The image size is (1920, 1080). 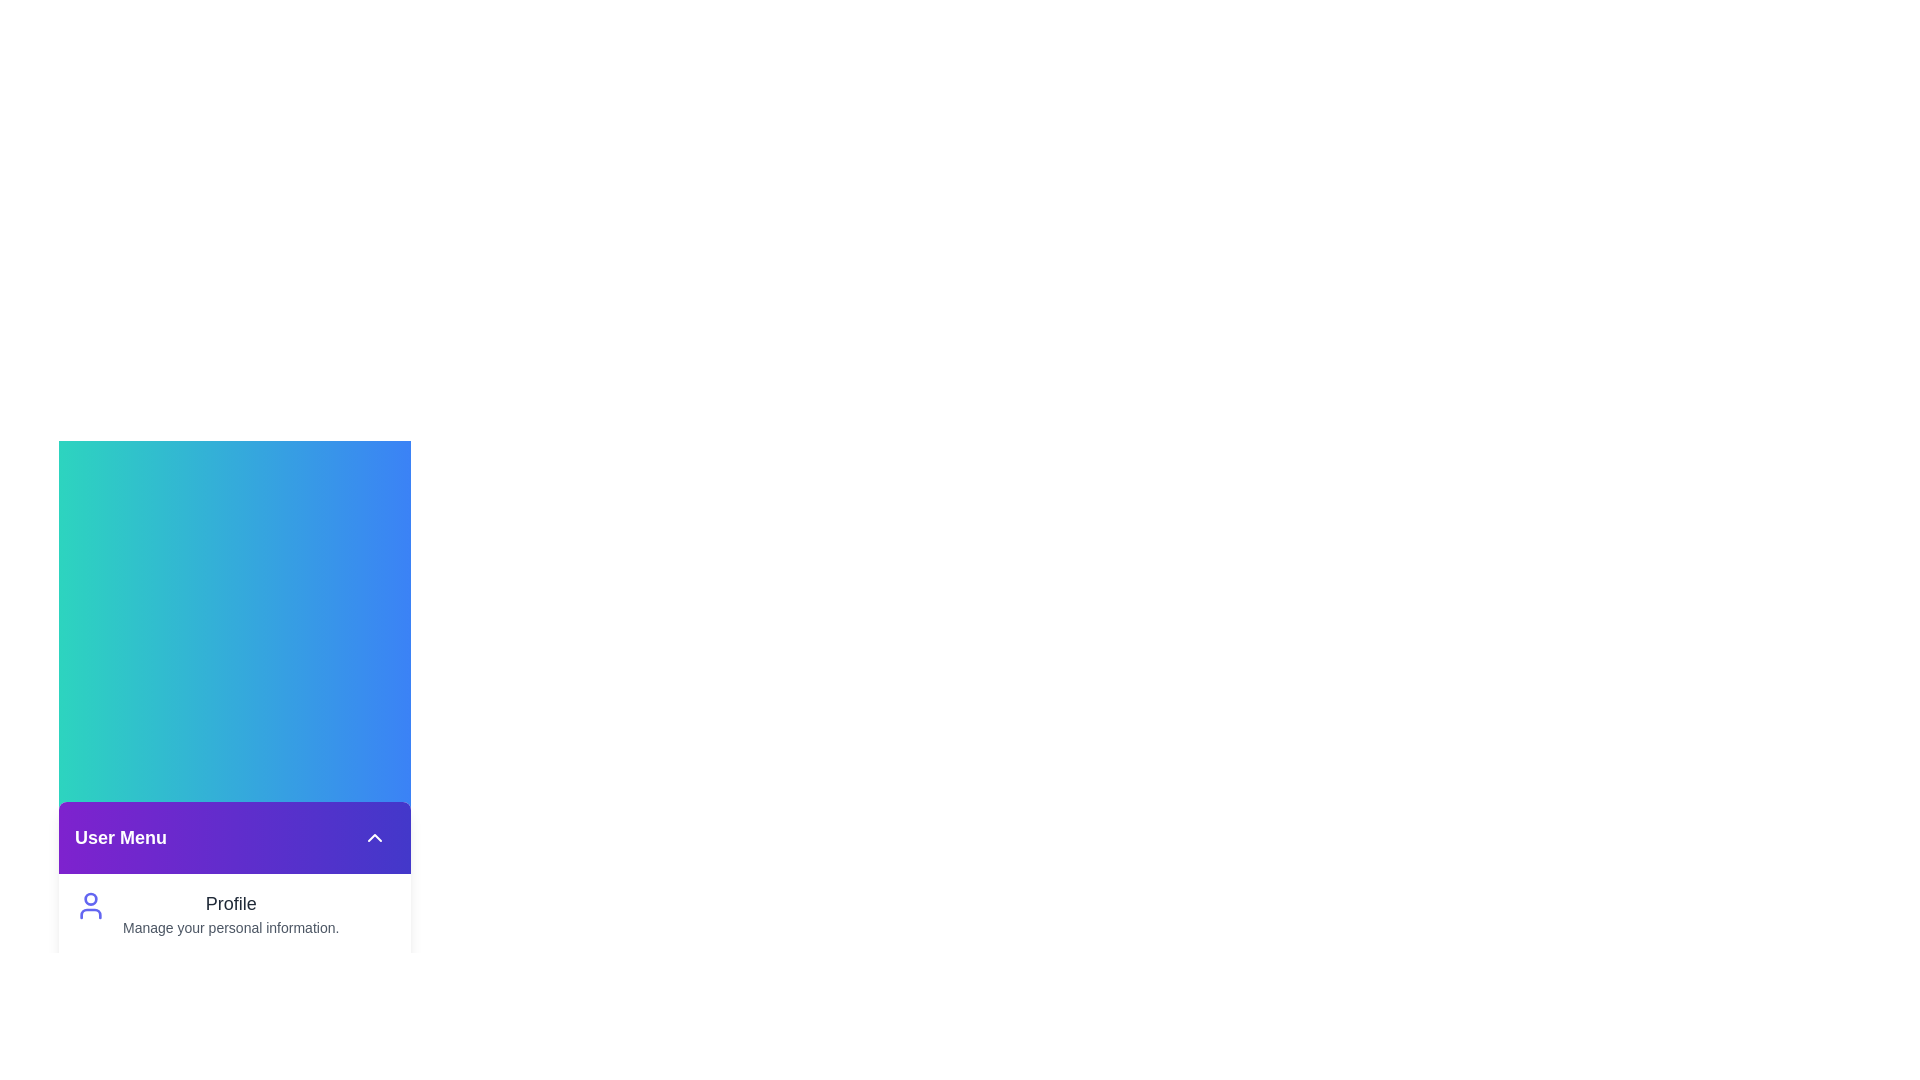 I want to click on the menu item Profile, so click(x=235, y=914).